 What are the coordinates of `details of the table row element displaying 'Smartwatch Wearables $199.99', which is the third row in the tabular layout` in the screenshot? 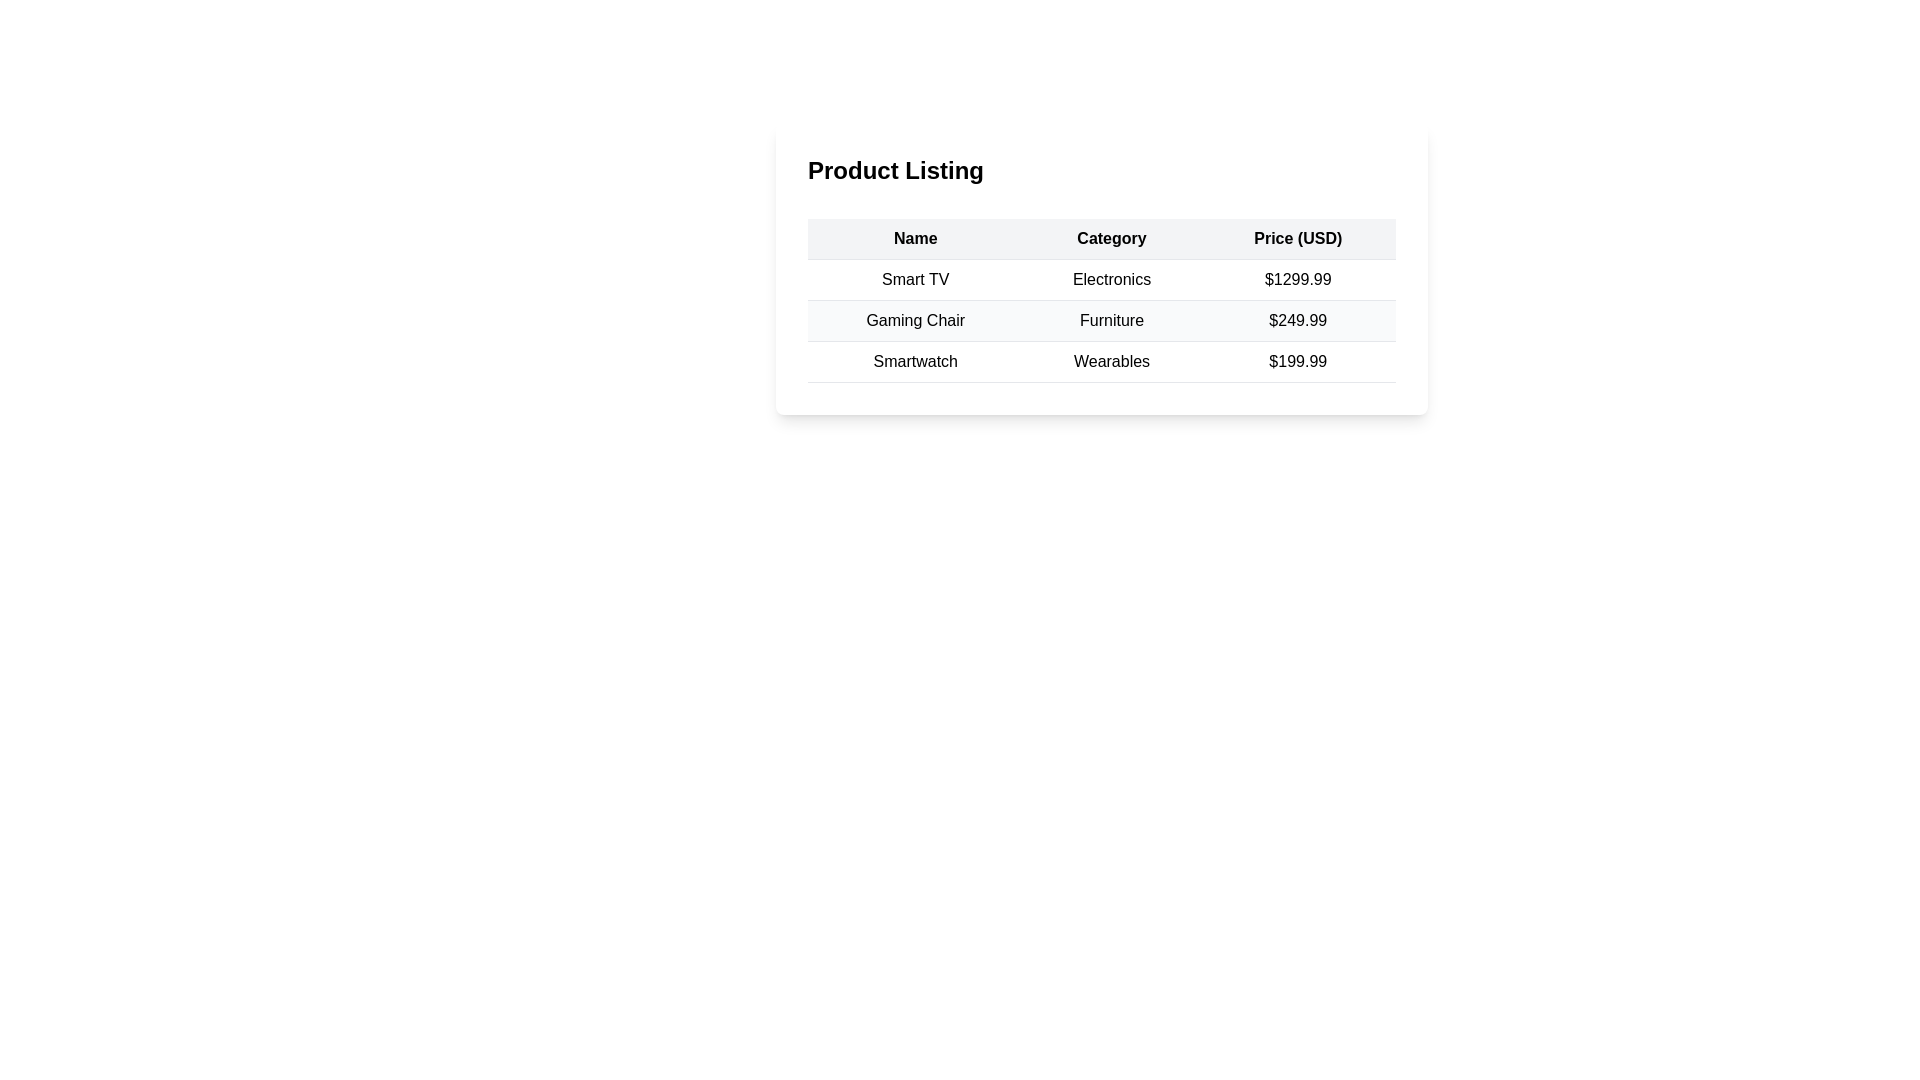 It's located at (1101, 362).